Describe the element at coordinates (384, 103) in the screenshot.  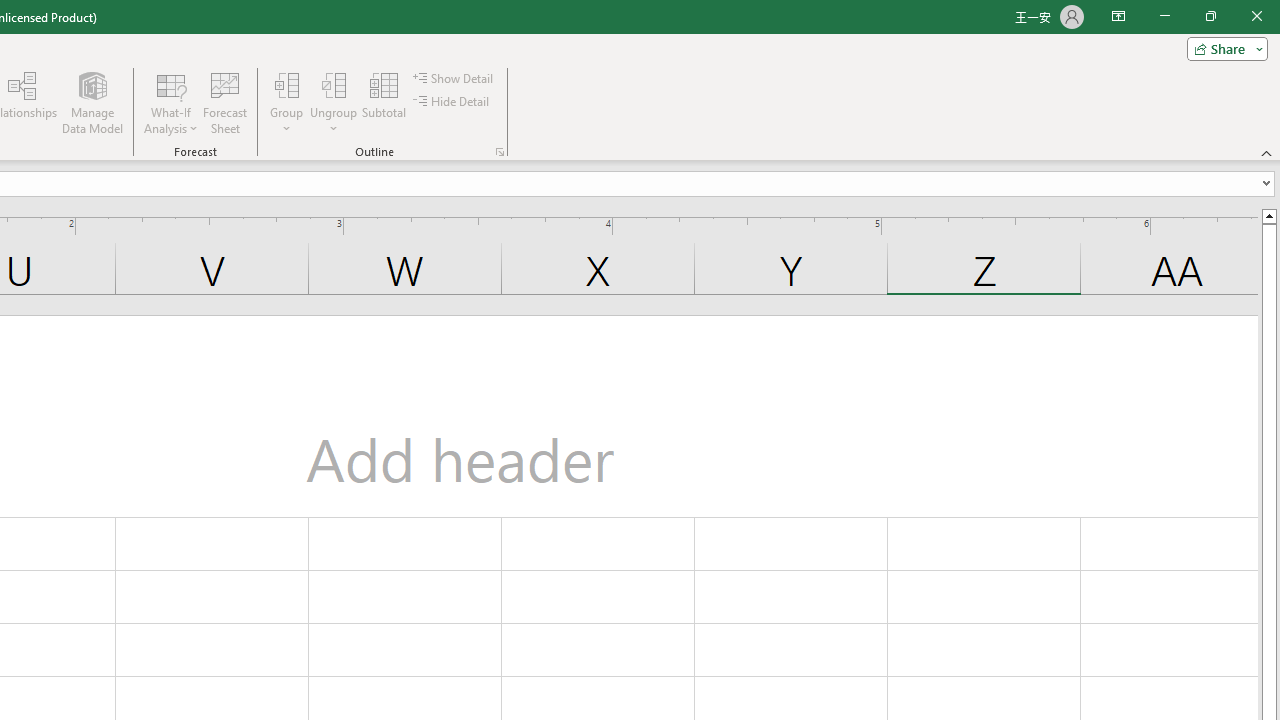
I see `'Subtotal'` at that location.